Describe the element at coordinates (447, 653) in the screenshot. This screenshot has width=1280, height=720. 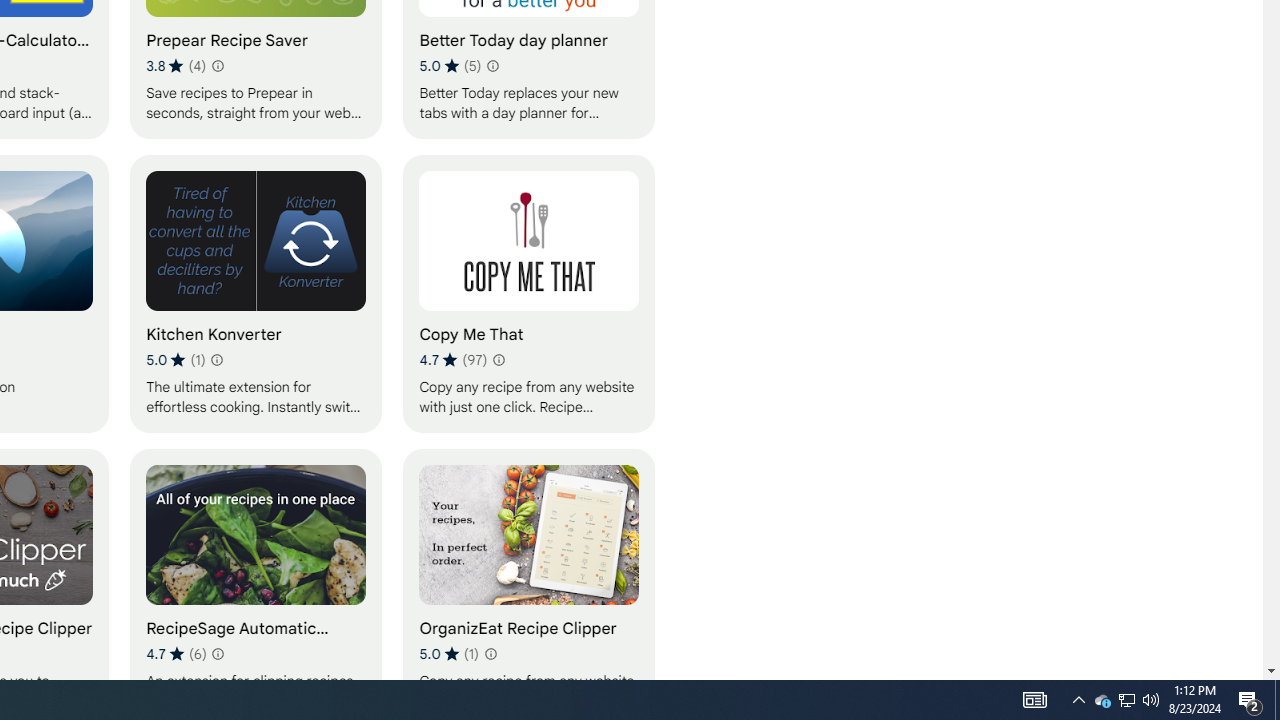
I see `'Average rating 5 out of 5 stars. 1 rating.'` at that location.